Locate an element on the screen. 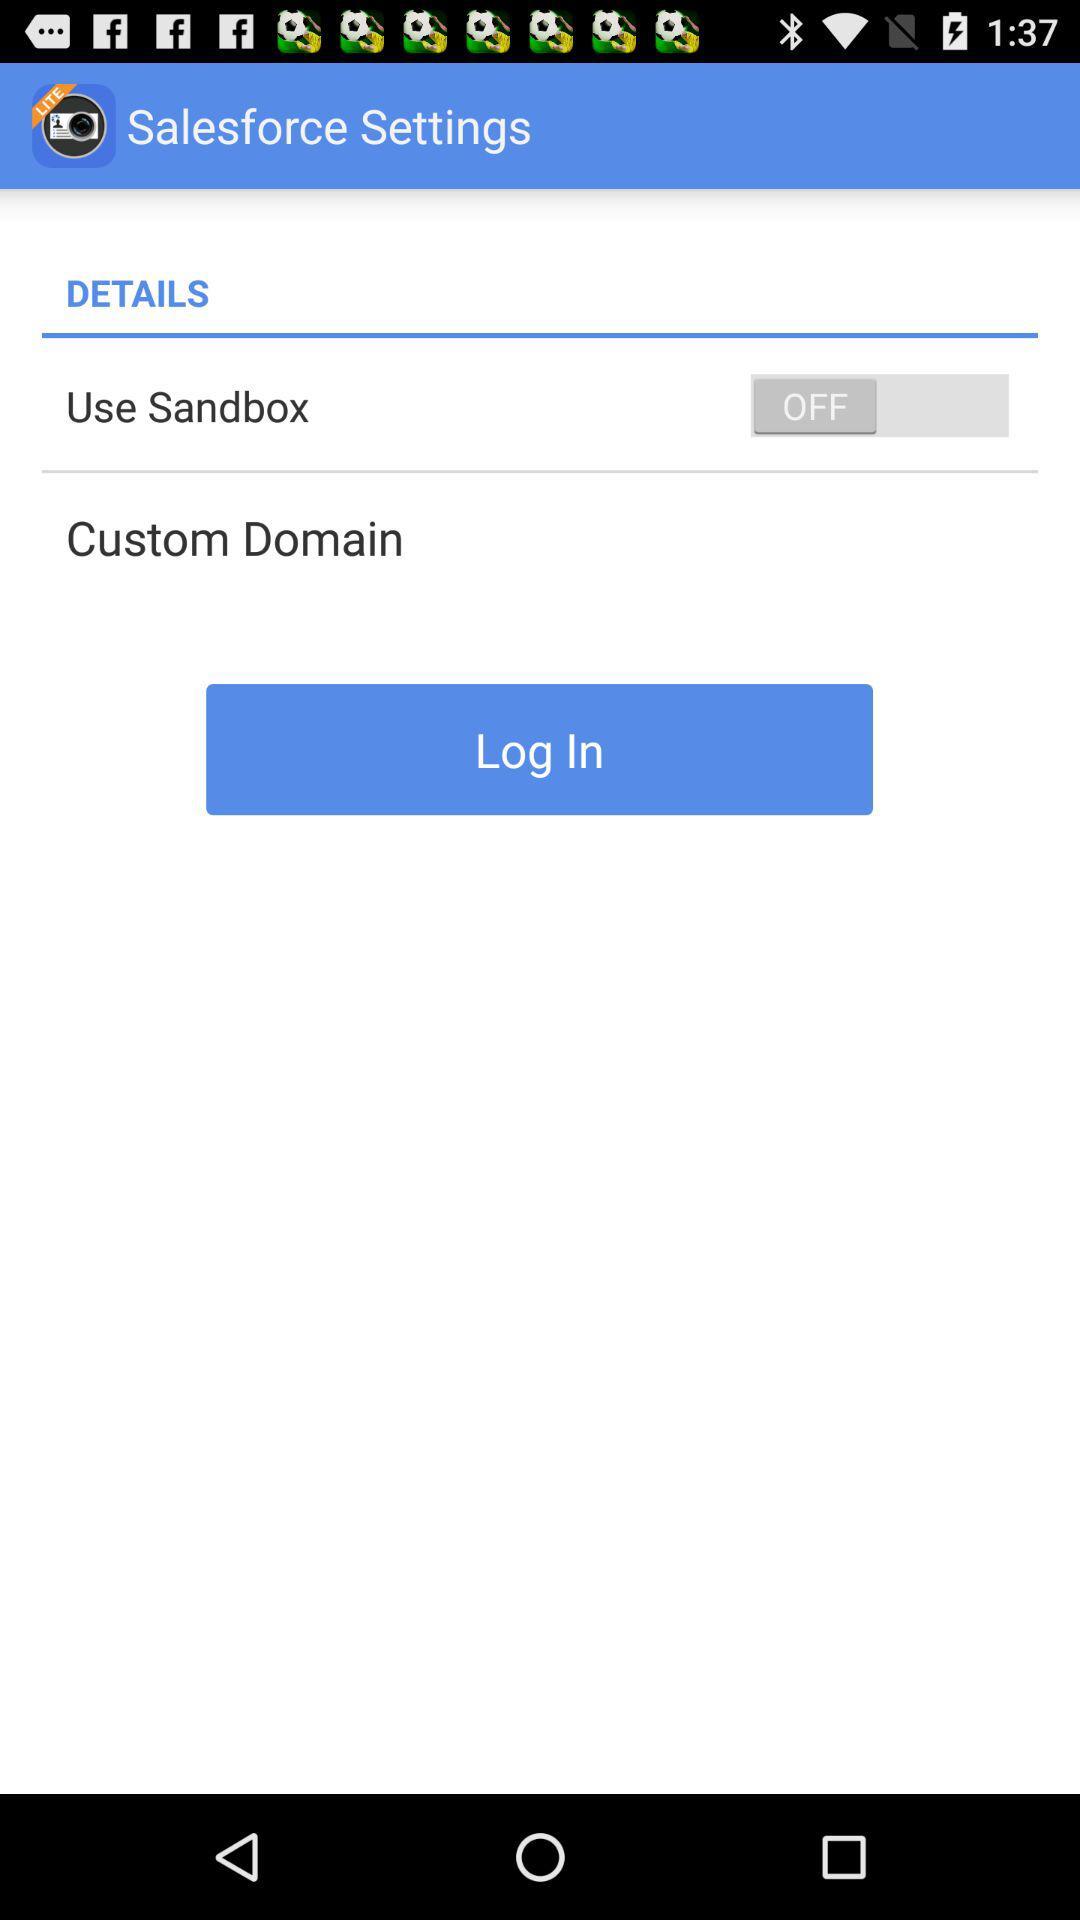 This screenshot has height=1920, width=1080. log in icon is located at coordinates (538, 748).